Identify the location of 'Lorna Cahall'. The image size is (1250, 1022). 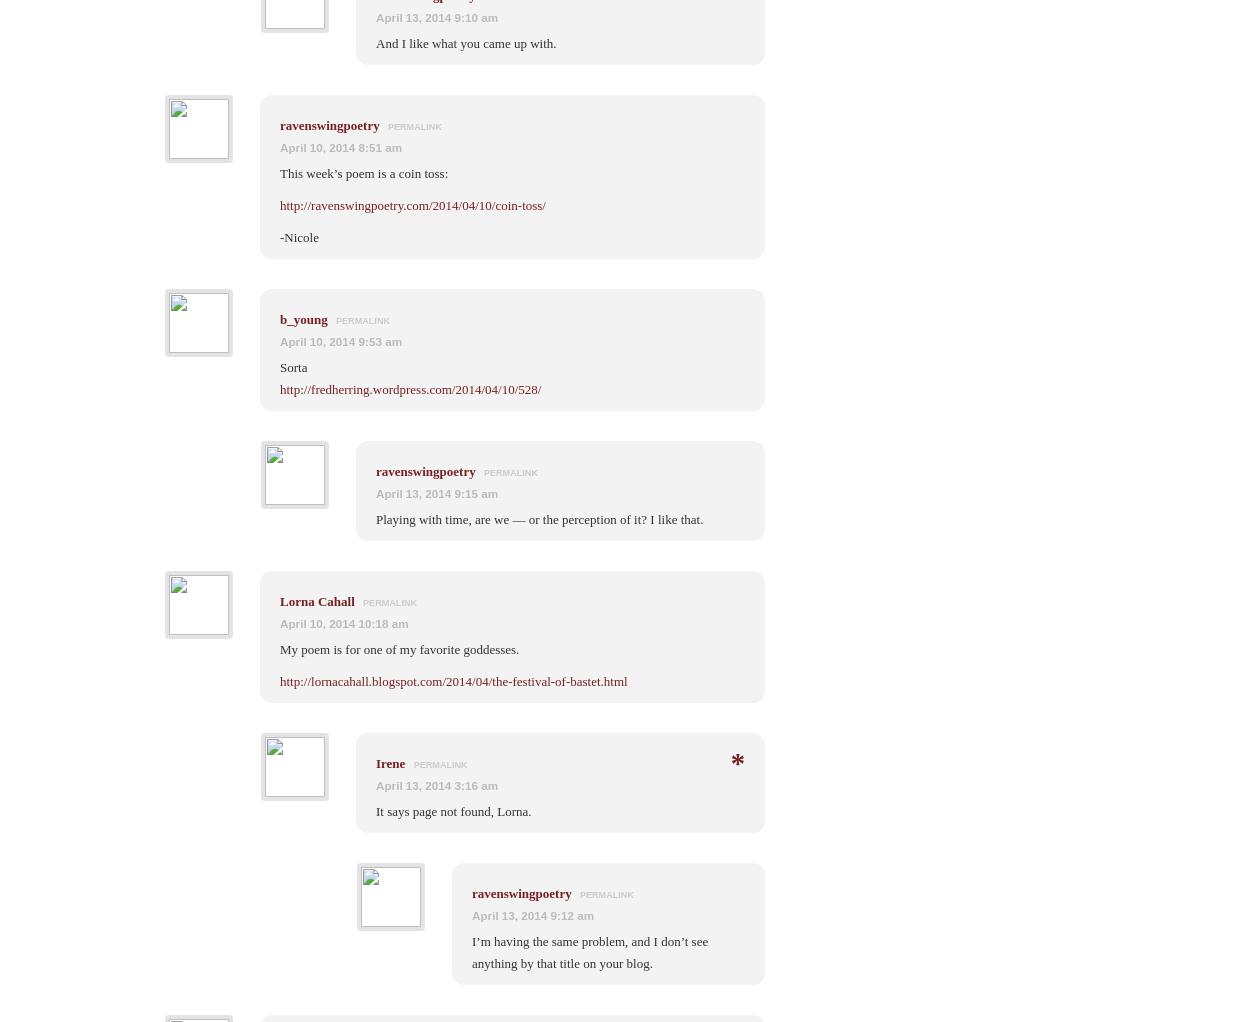
(280, 599).